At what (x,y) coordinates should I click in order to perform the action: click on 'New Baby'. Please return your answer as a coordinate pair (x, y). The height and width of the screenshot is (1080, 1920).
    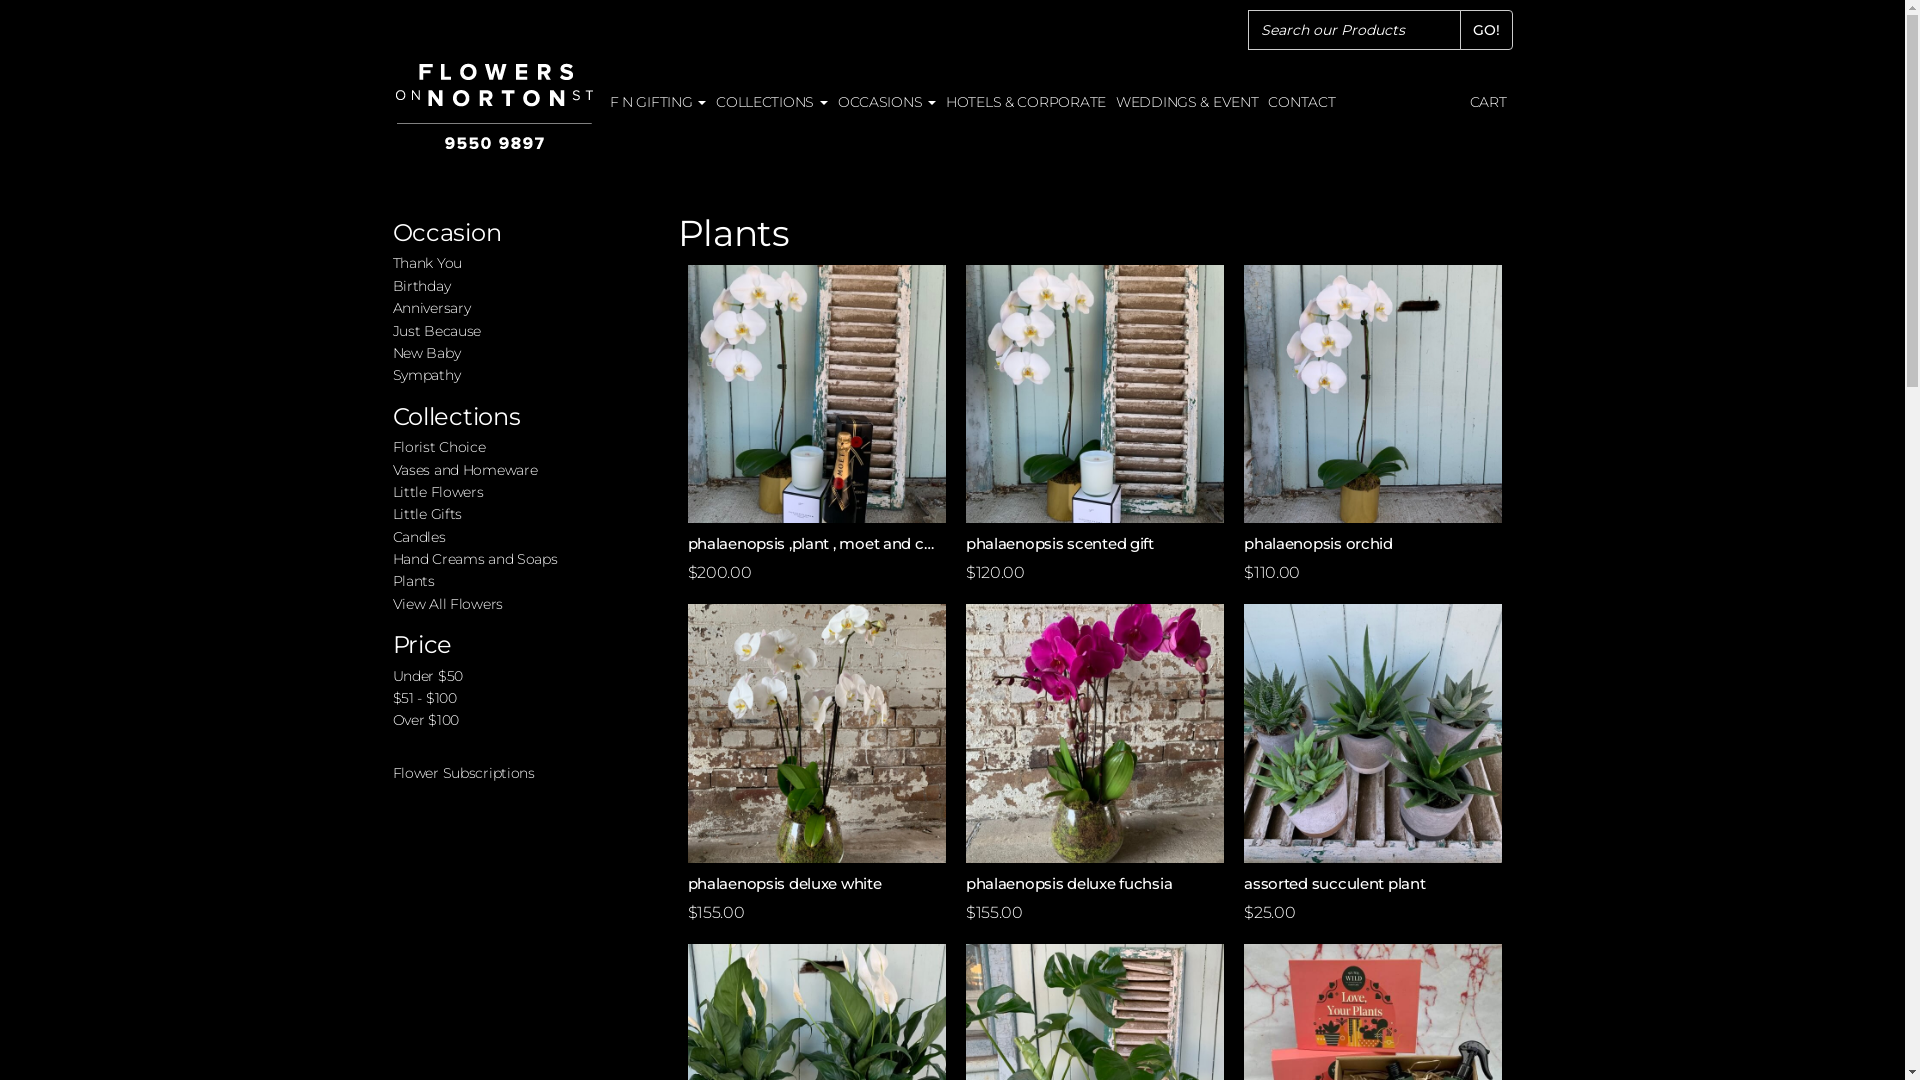
    Looking at the image, I should click on (425, 352).